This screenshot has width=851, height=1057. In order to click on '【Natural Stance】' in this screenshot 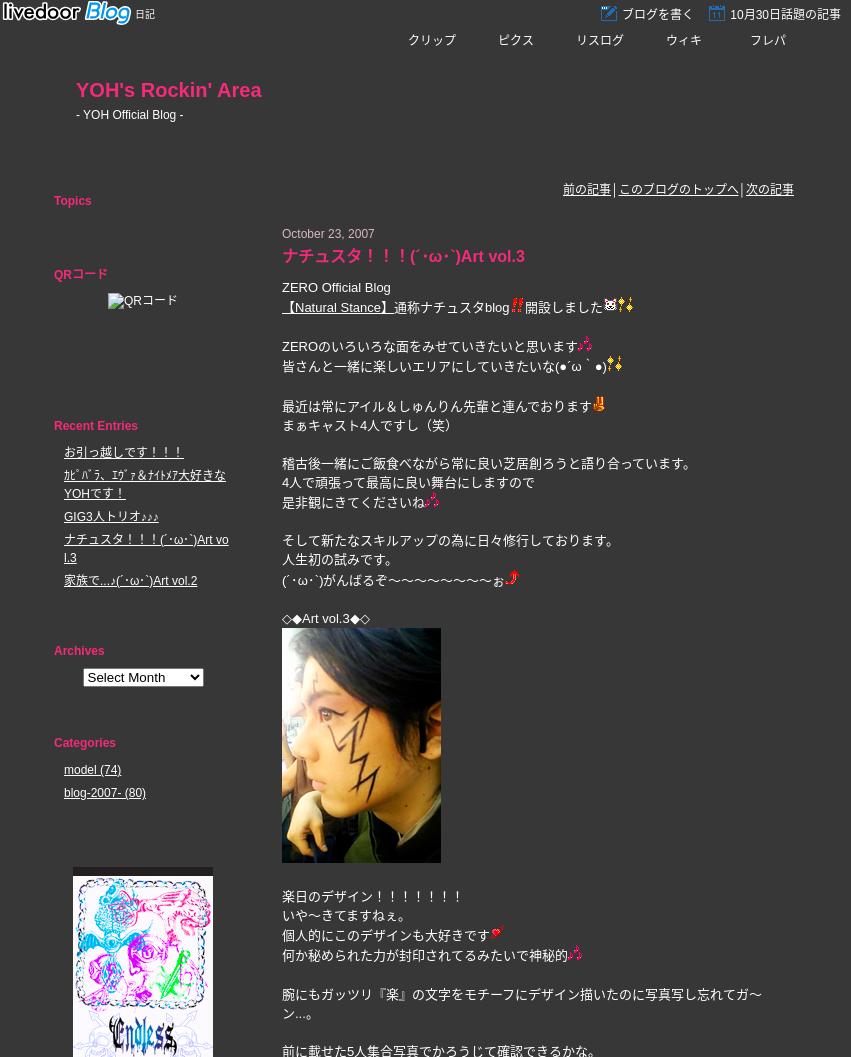, I will do `click(337, 307)`.